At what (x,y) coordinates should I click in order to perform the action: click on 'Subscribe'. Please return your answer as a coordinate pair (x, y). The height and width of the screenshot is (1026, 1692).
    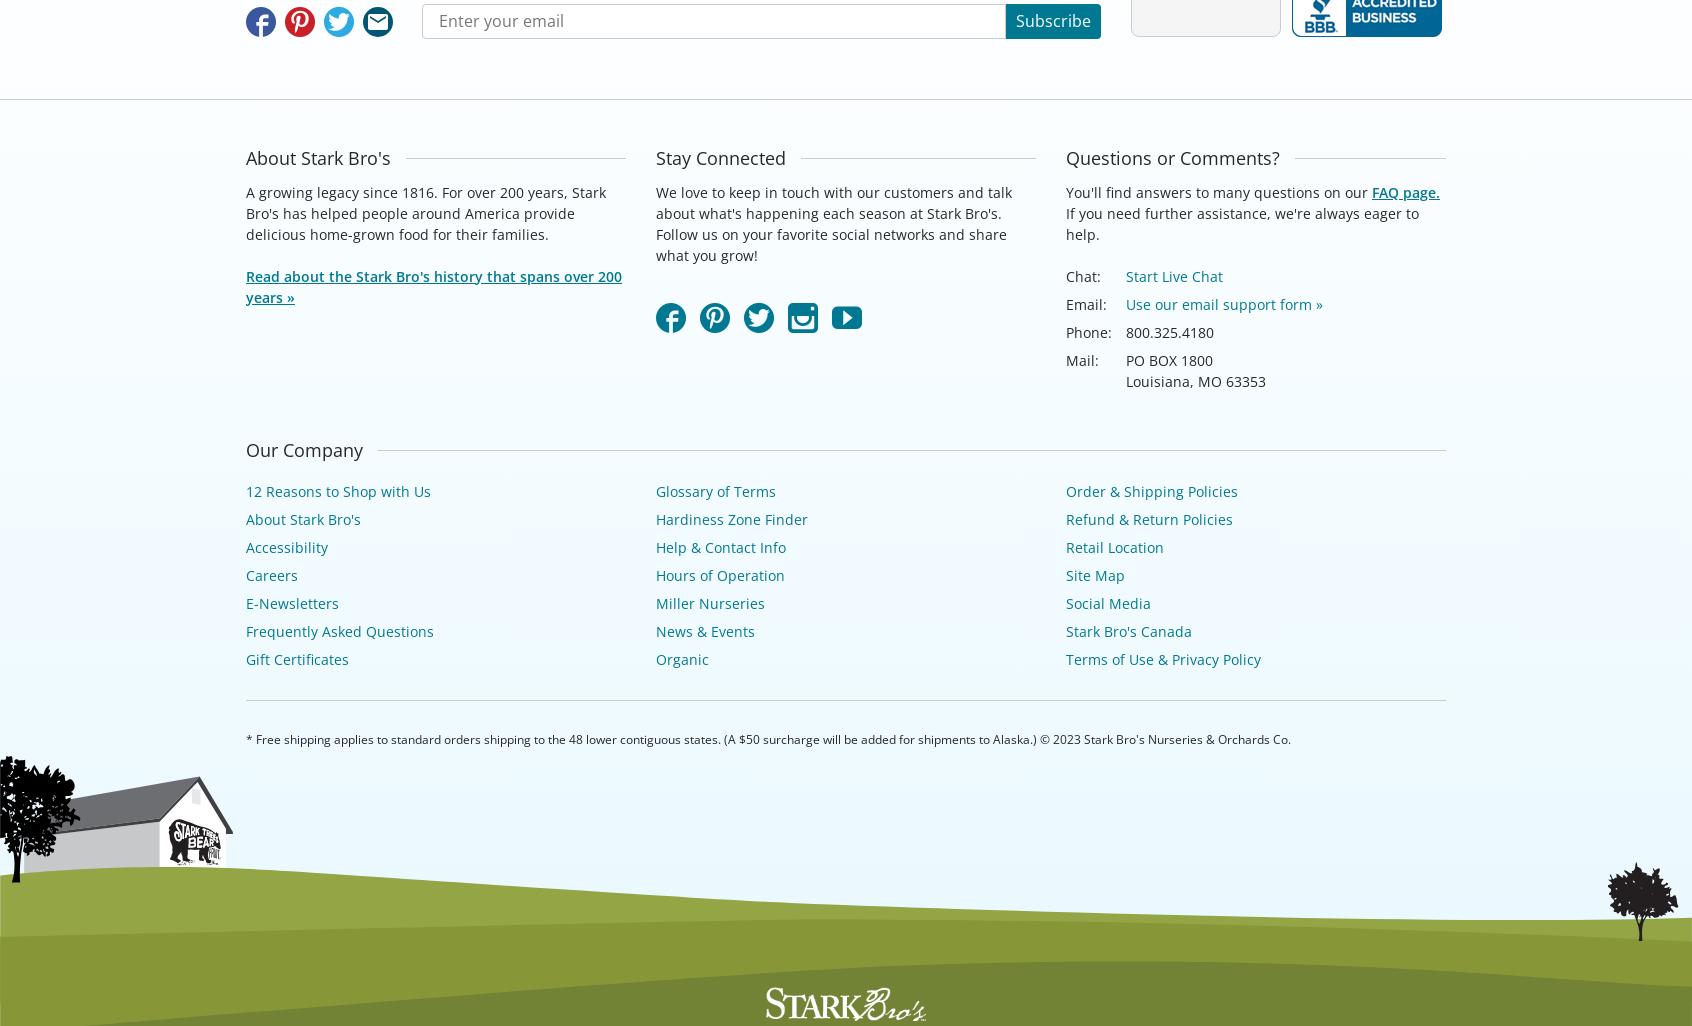
    Looking at the image, I should click on (1052, 21).